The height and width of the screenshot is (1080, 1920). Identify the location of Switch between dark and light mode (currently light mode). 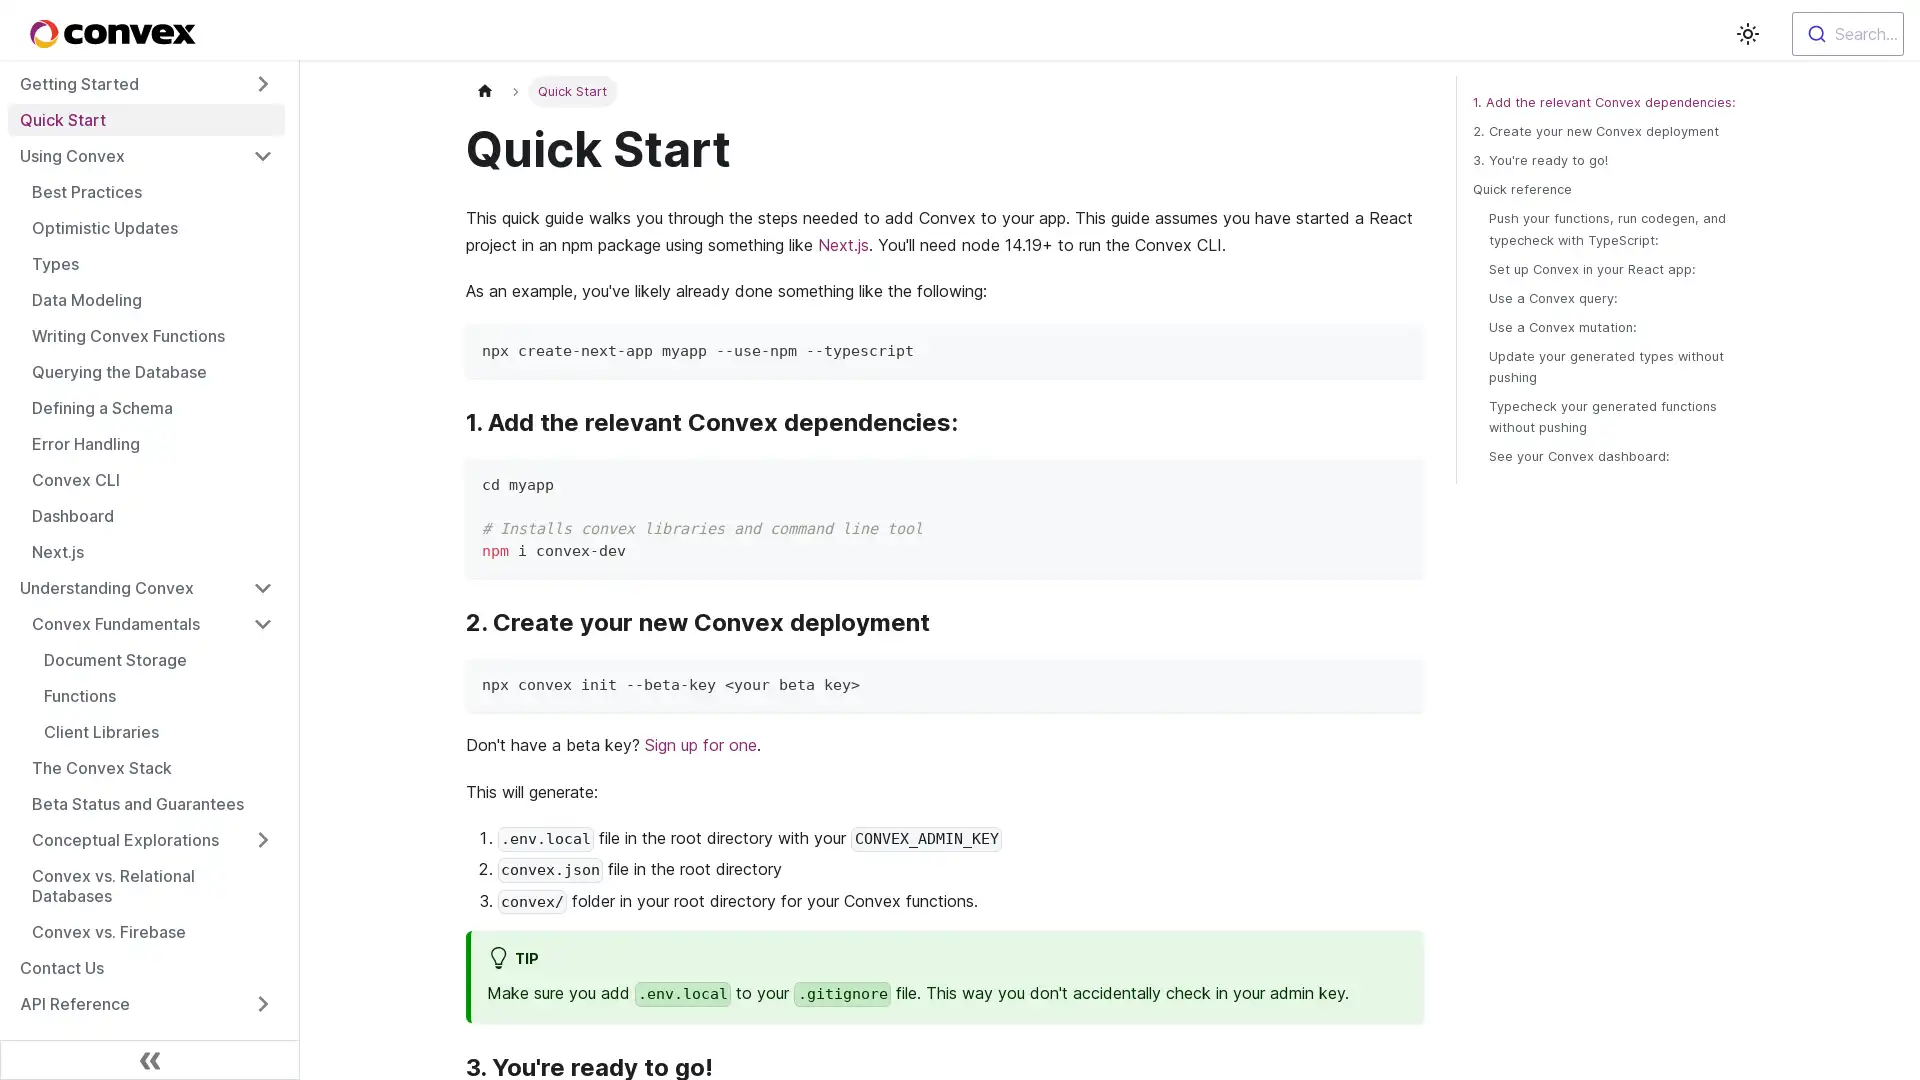
(1746, 34).